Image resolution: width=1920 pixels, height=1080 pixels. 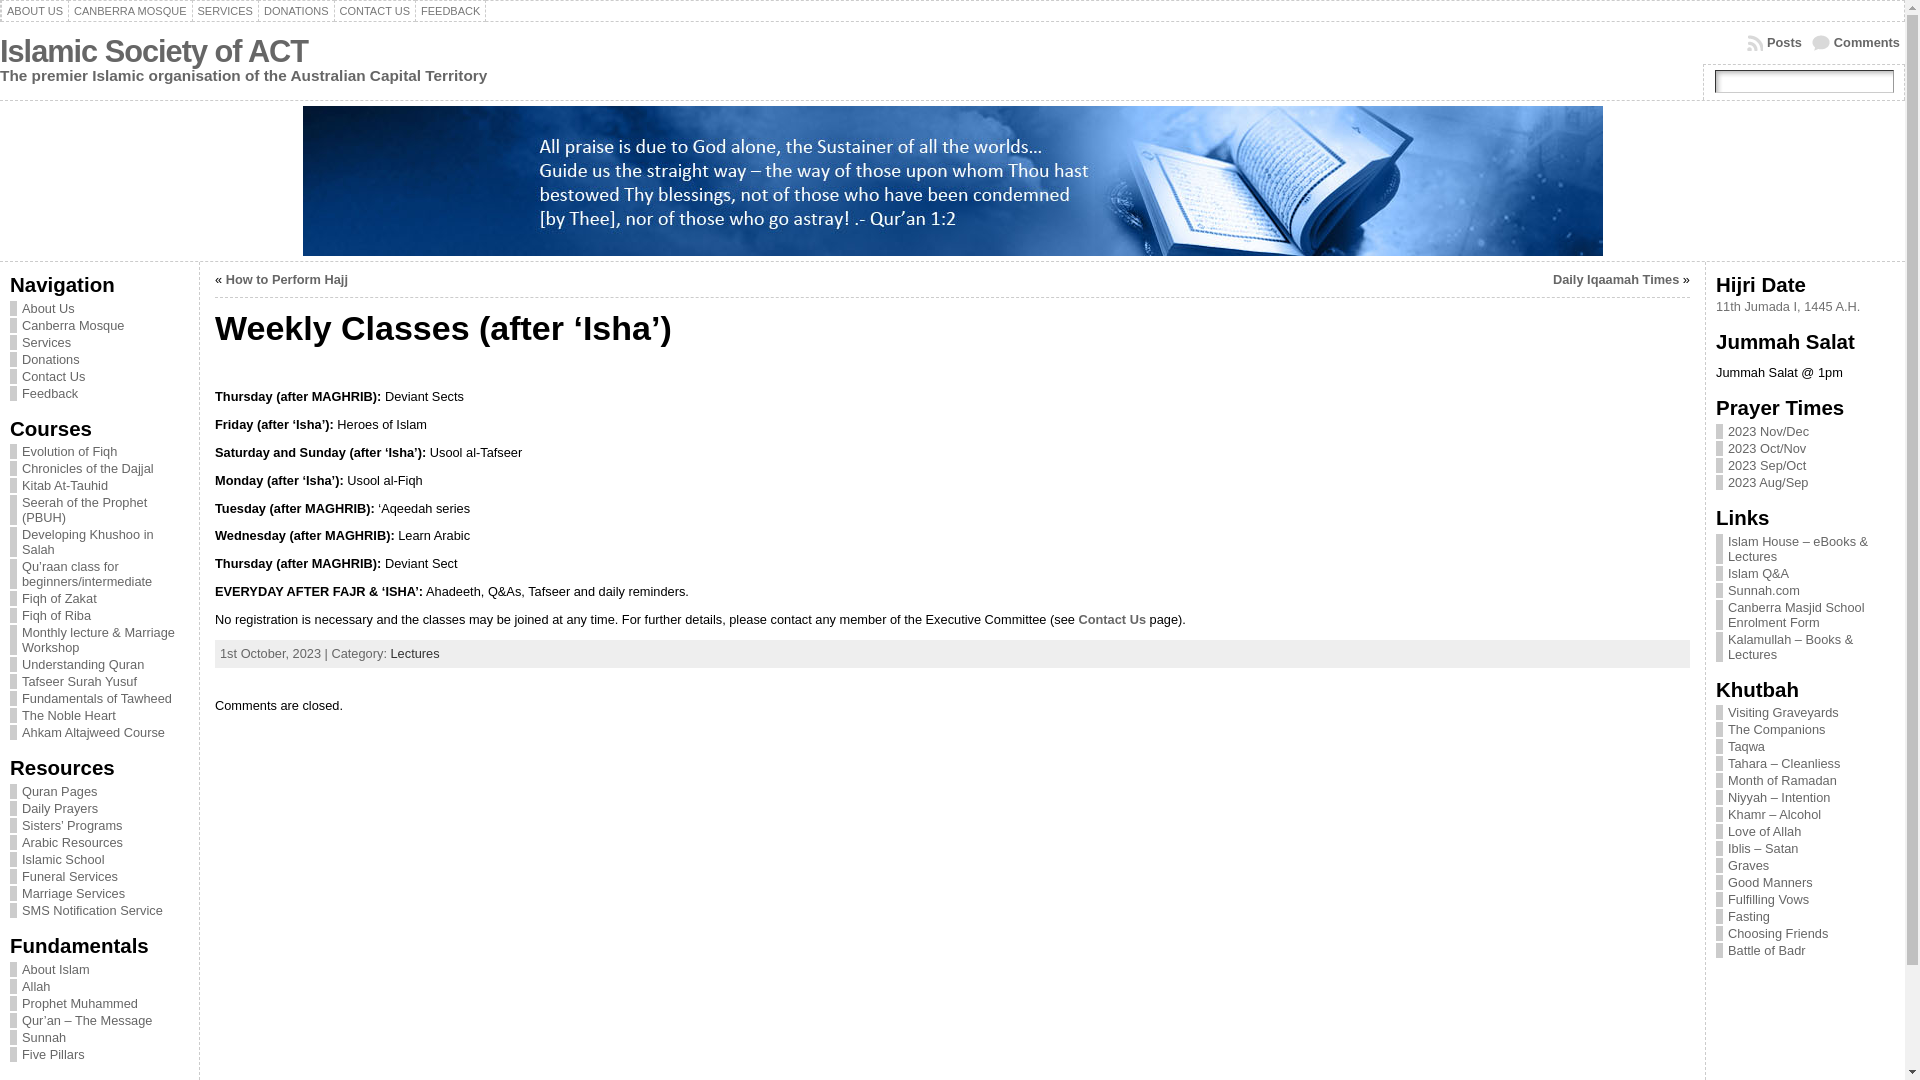 What do you see at coordinates (1727, 613) in the screenshot?
I see `'Canberra Masjid School Enrolment Form'` at bounding box center [1727, 613].